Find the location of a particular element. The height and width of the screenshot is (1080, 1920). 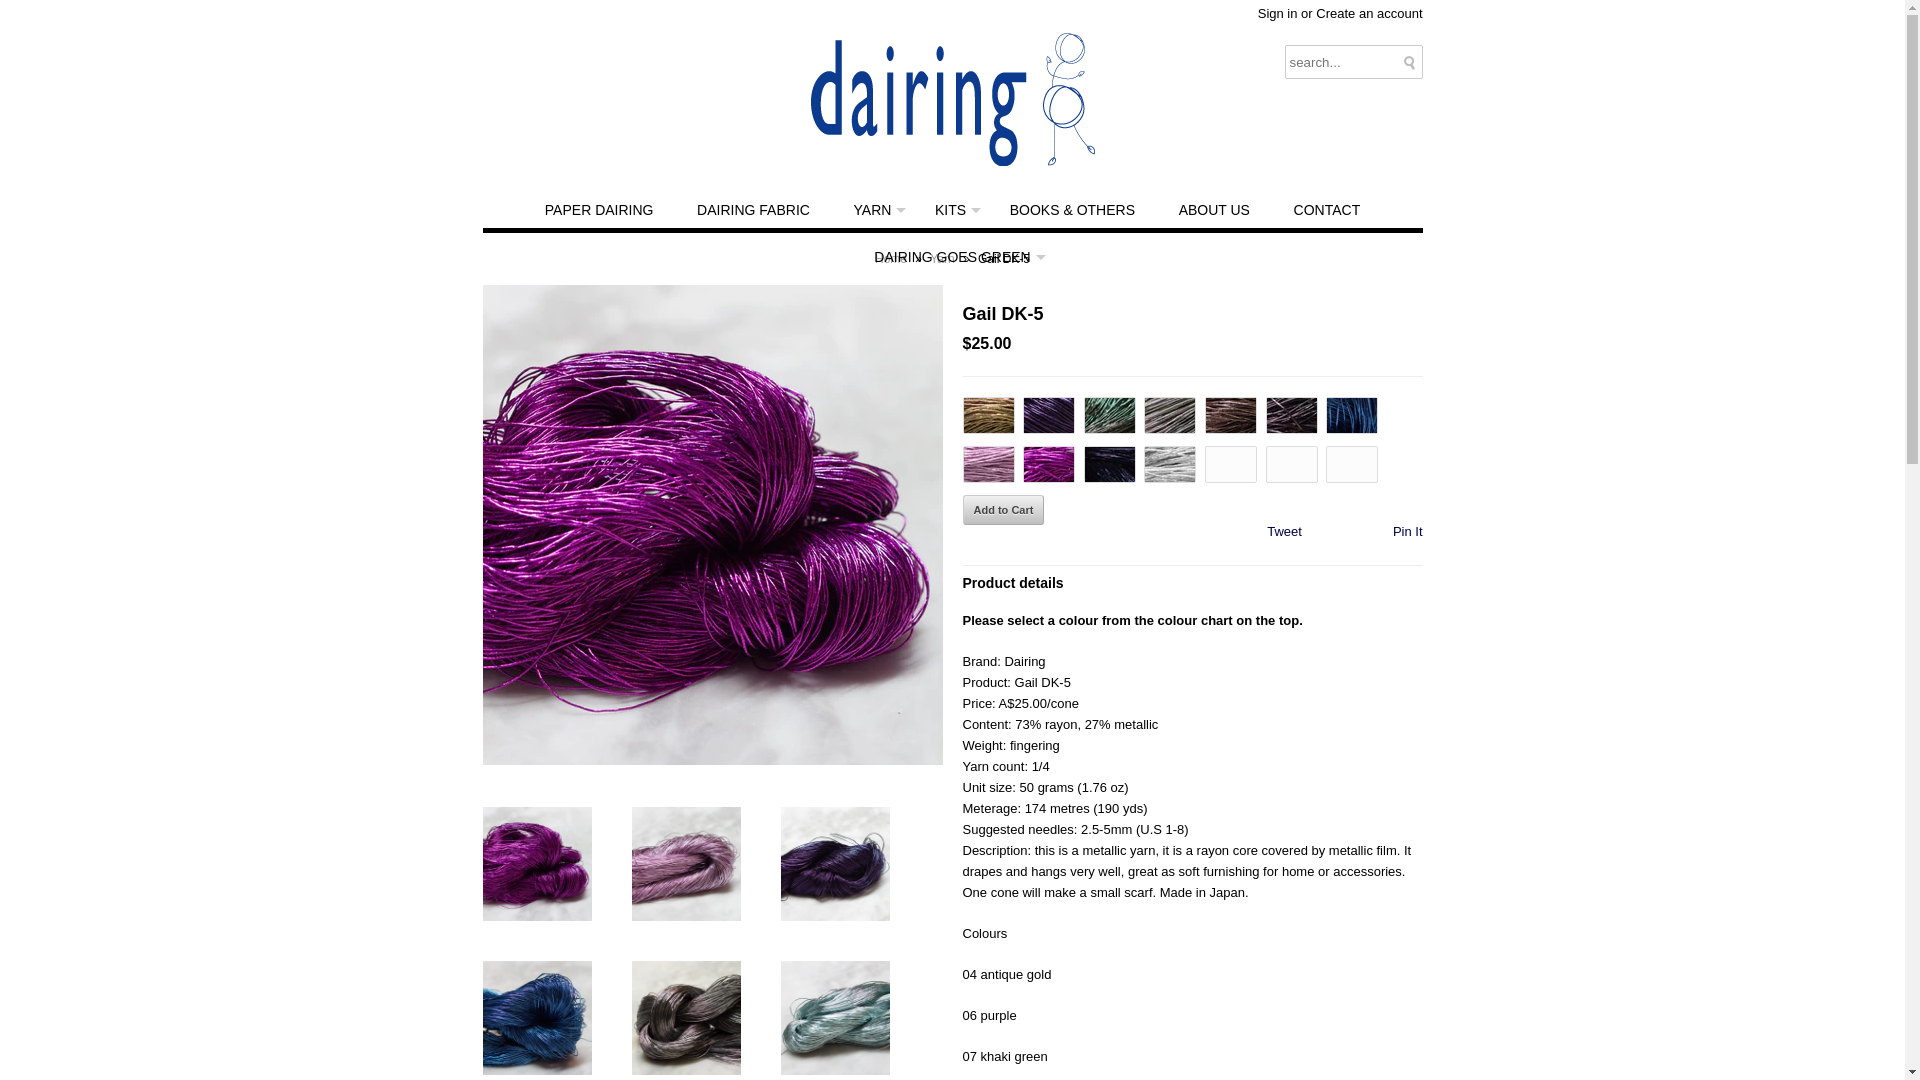

'Yarn' is located at coordinates (943, 257).